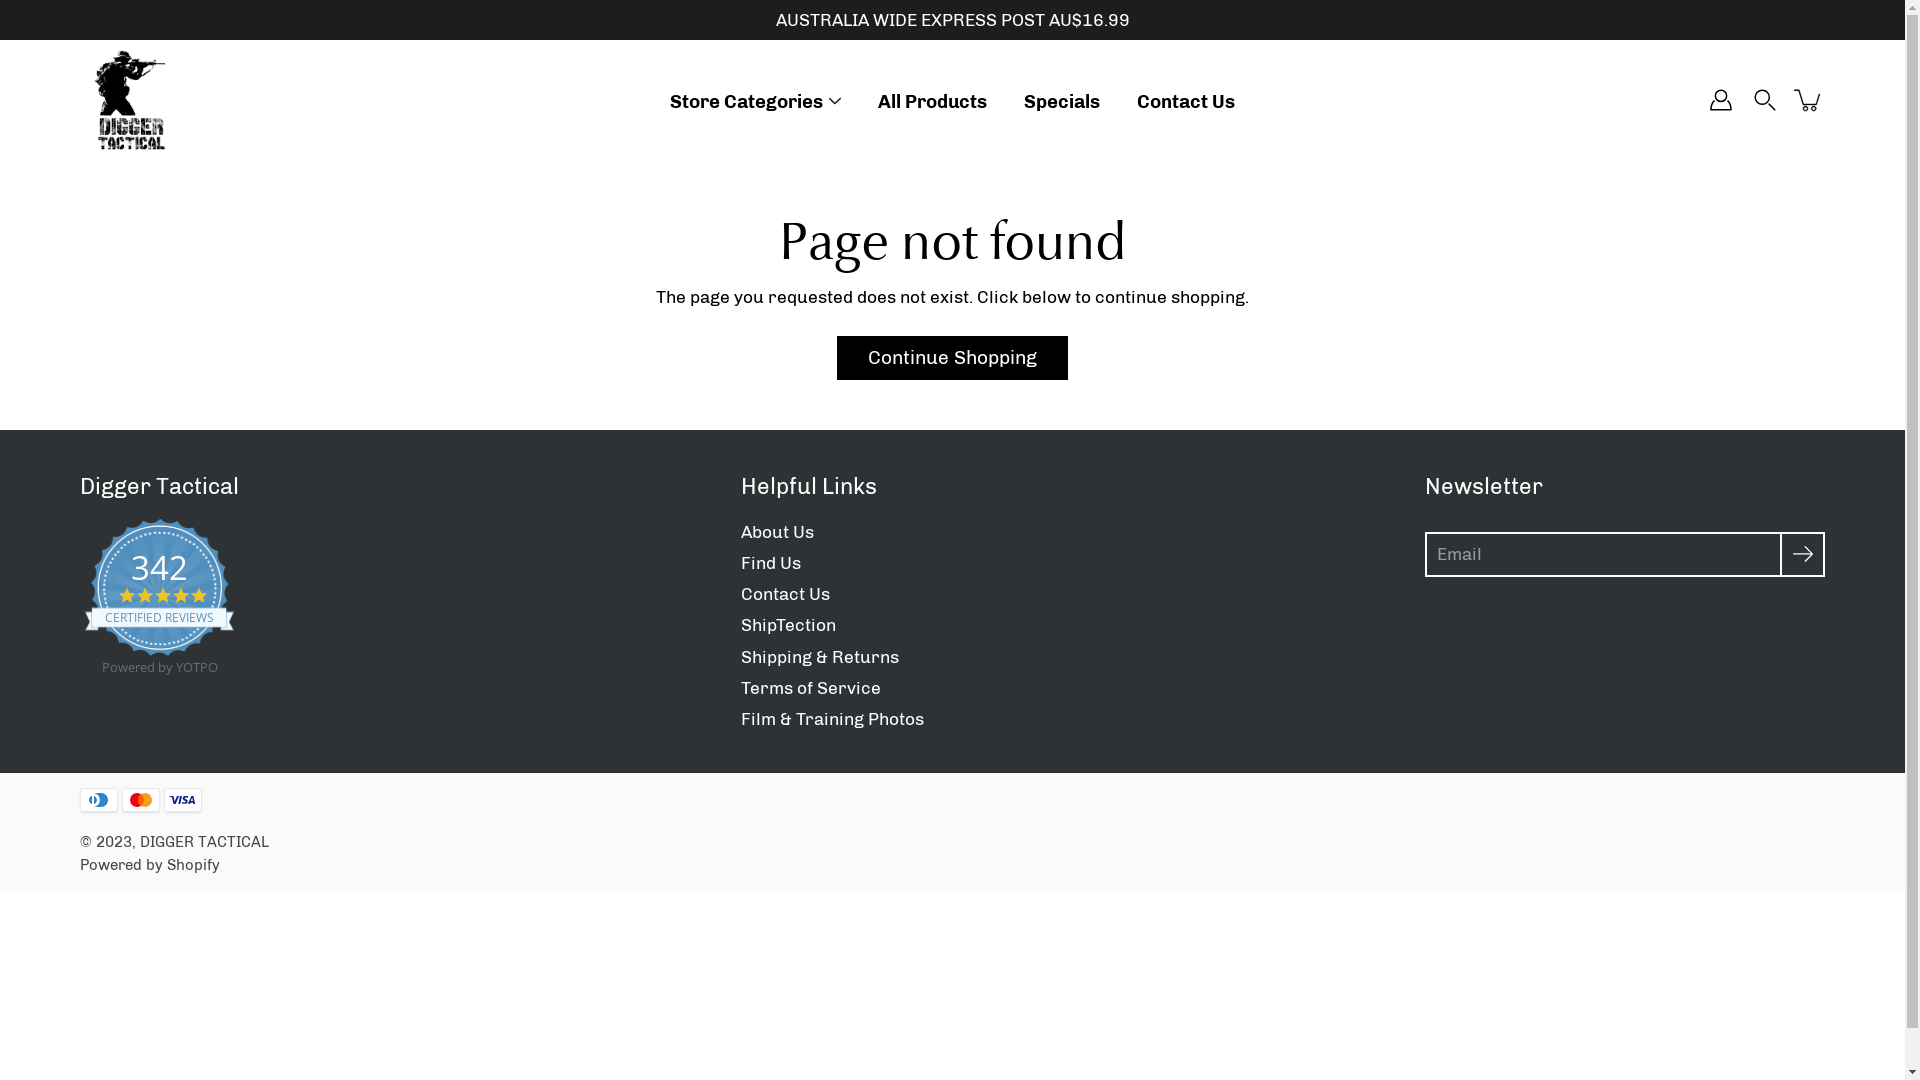 The image size is (1920, 1080). Describe the element at coordinates (1060, 101) in the screenshot. I see `'Specials'` at that location.